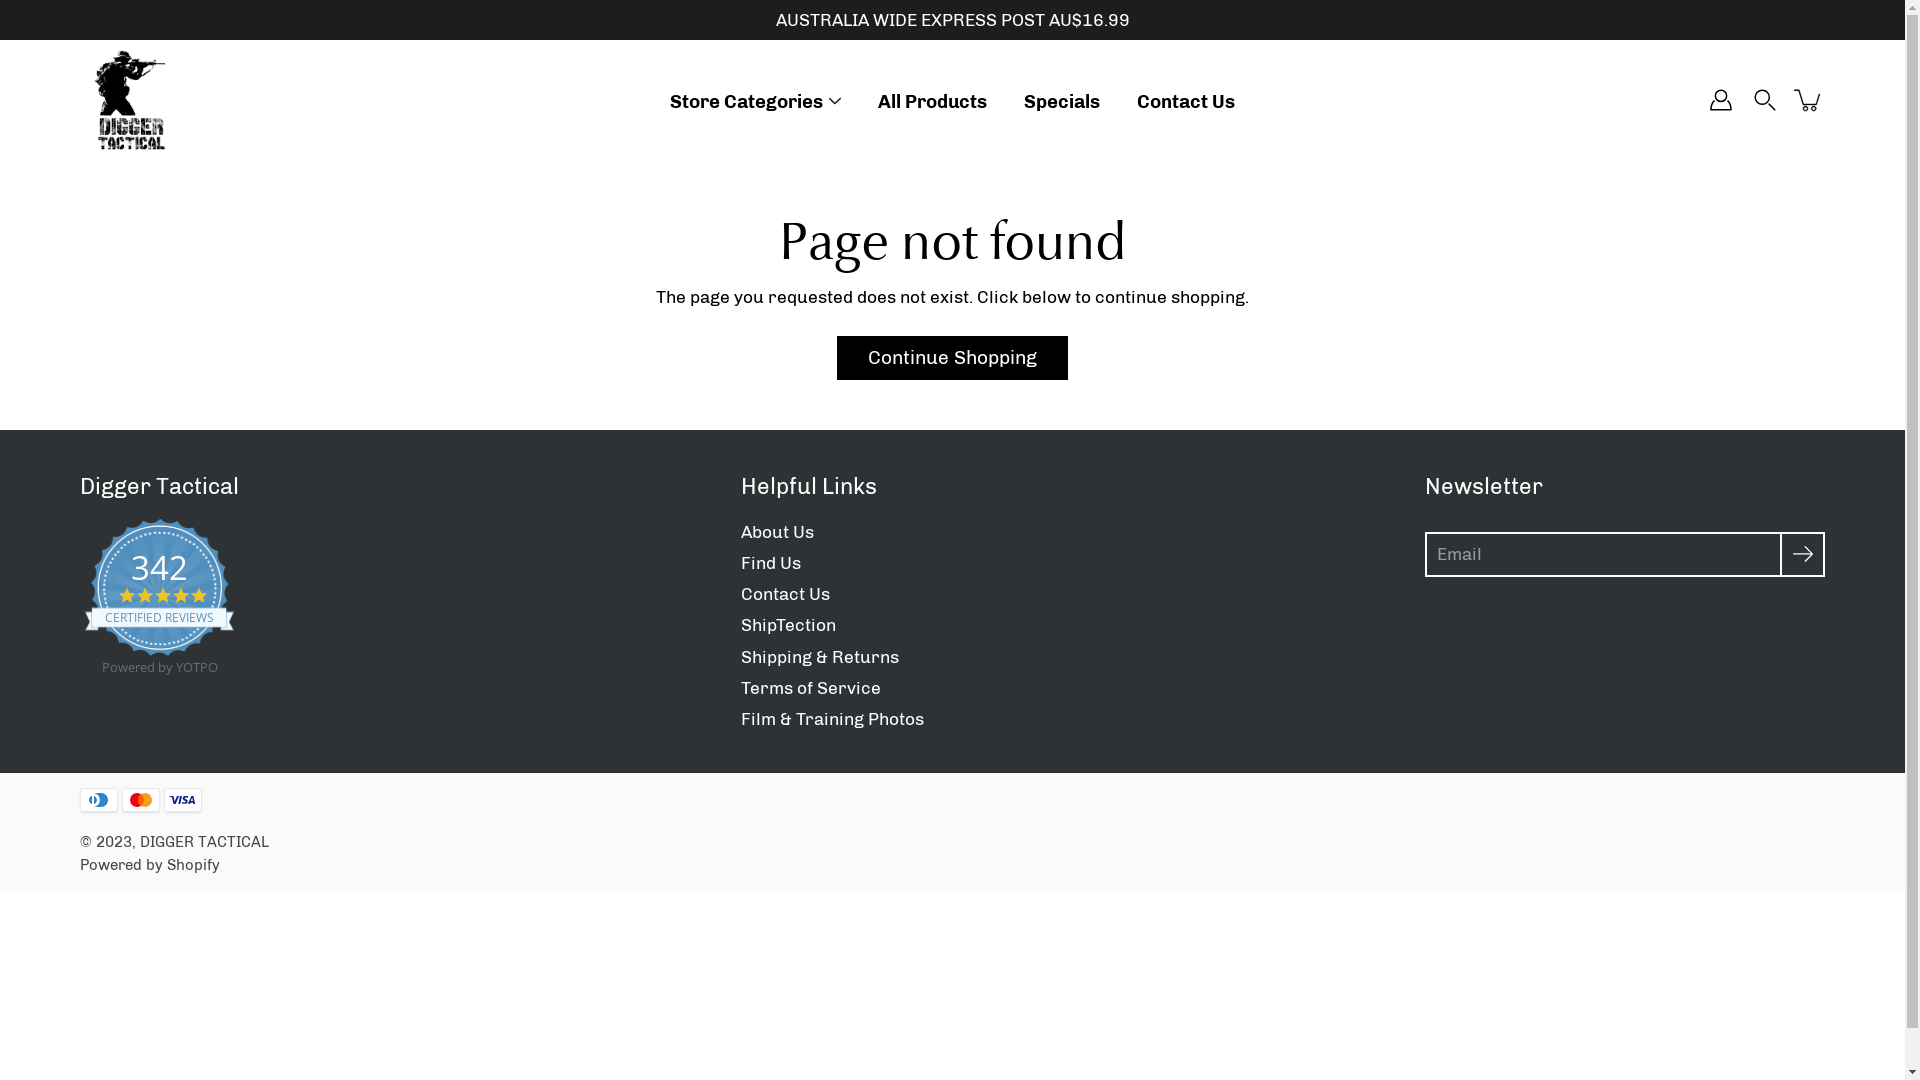 The image size is (1920, 1080). Describe the element at coordinates (1060, 101) in the screenshot. I see `'Specials'` at that location.